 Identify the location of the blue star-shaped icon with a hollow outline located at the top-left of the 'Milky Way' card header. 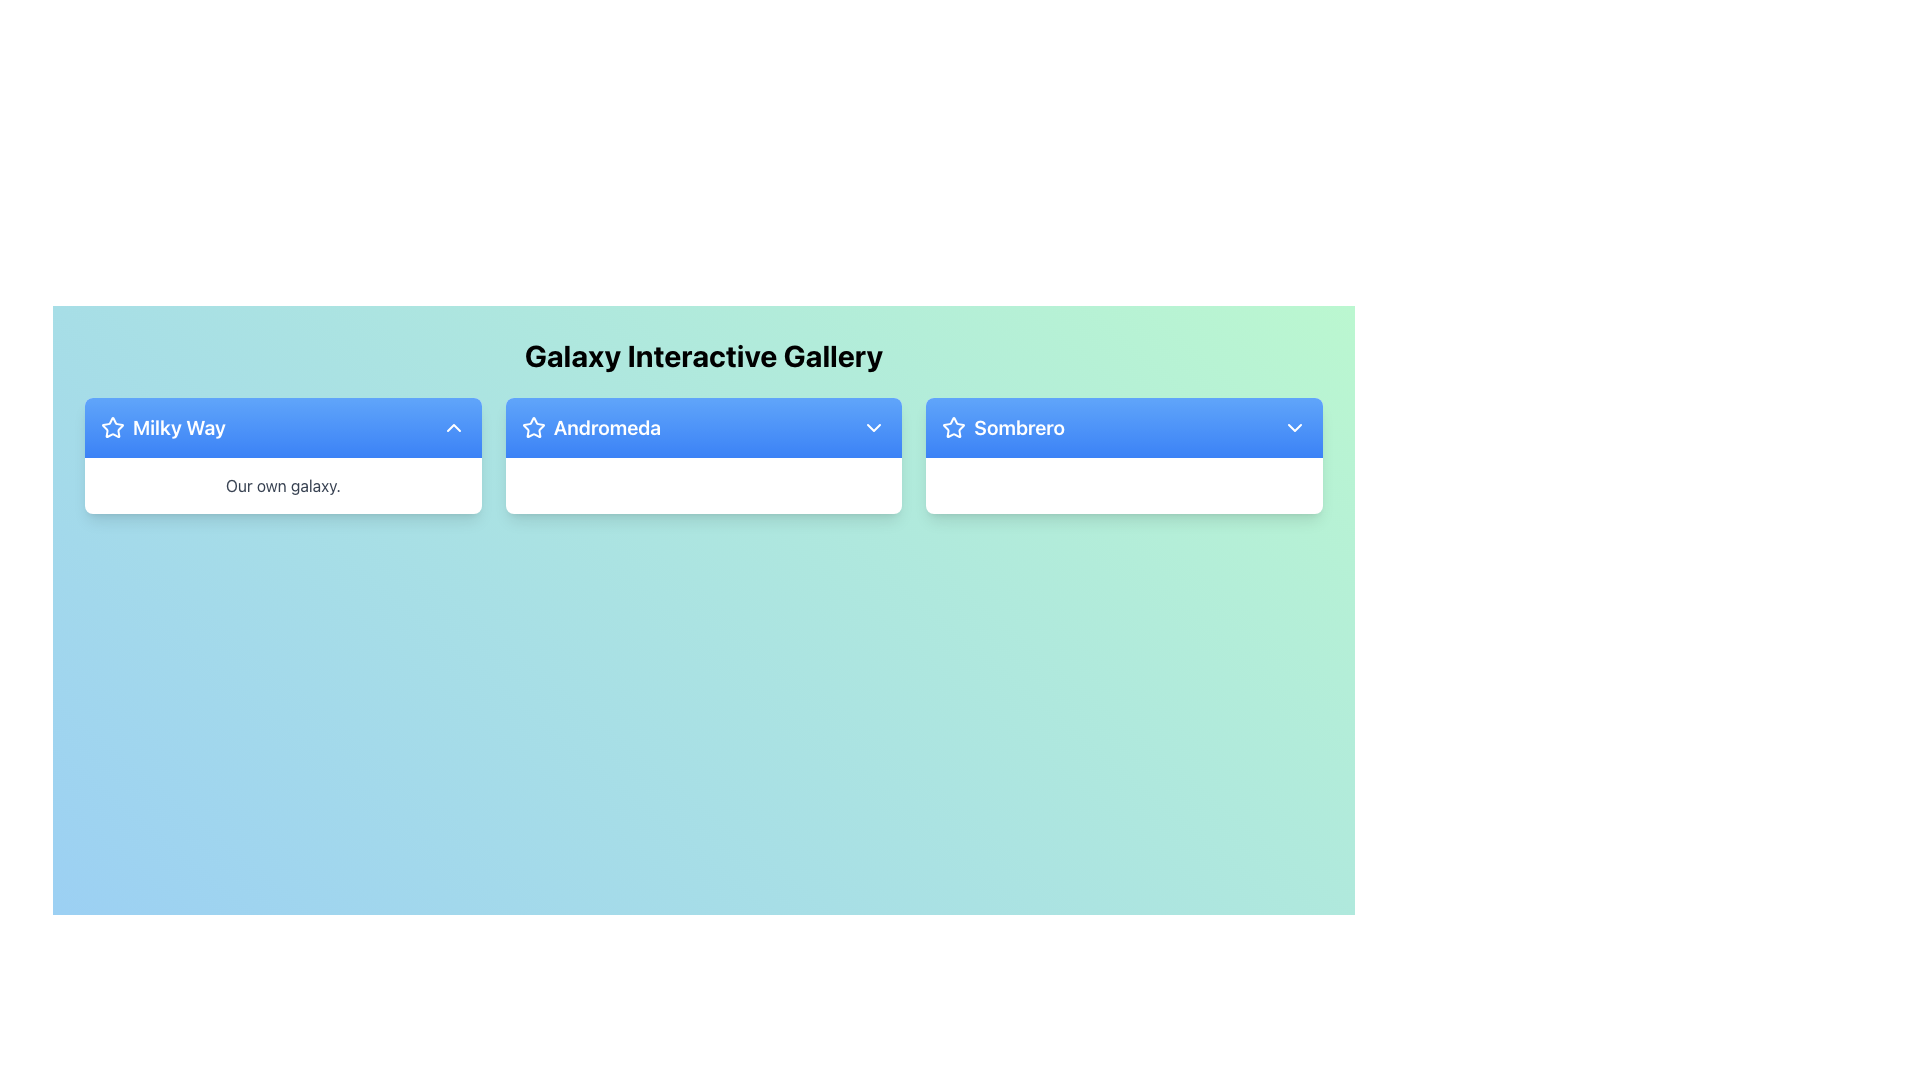
(953, 426).